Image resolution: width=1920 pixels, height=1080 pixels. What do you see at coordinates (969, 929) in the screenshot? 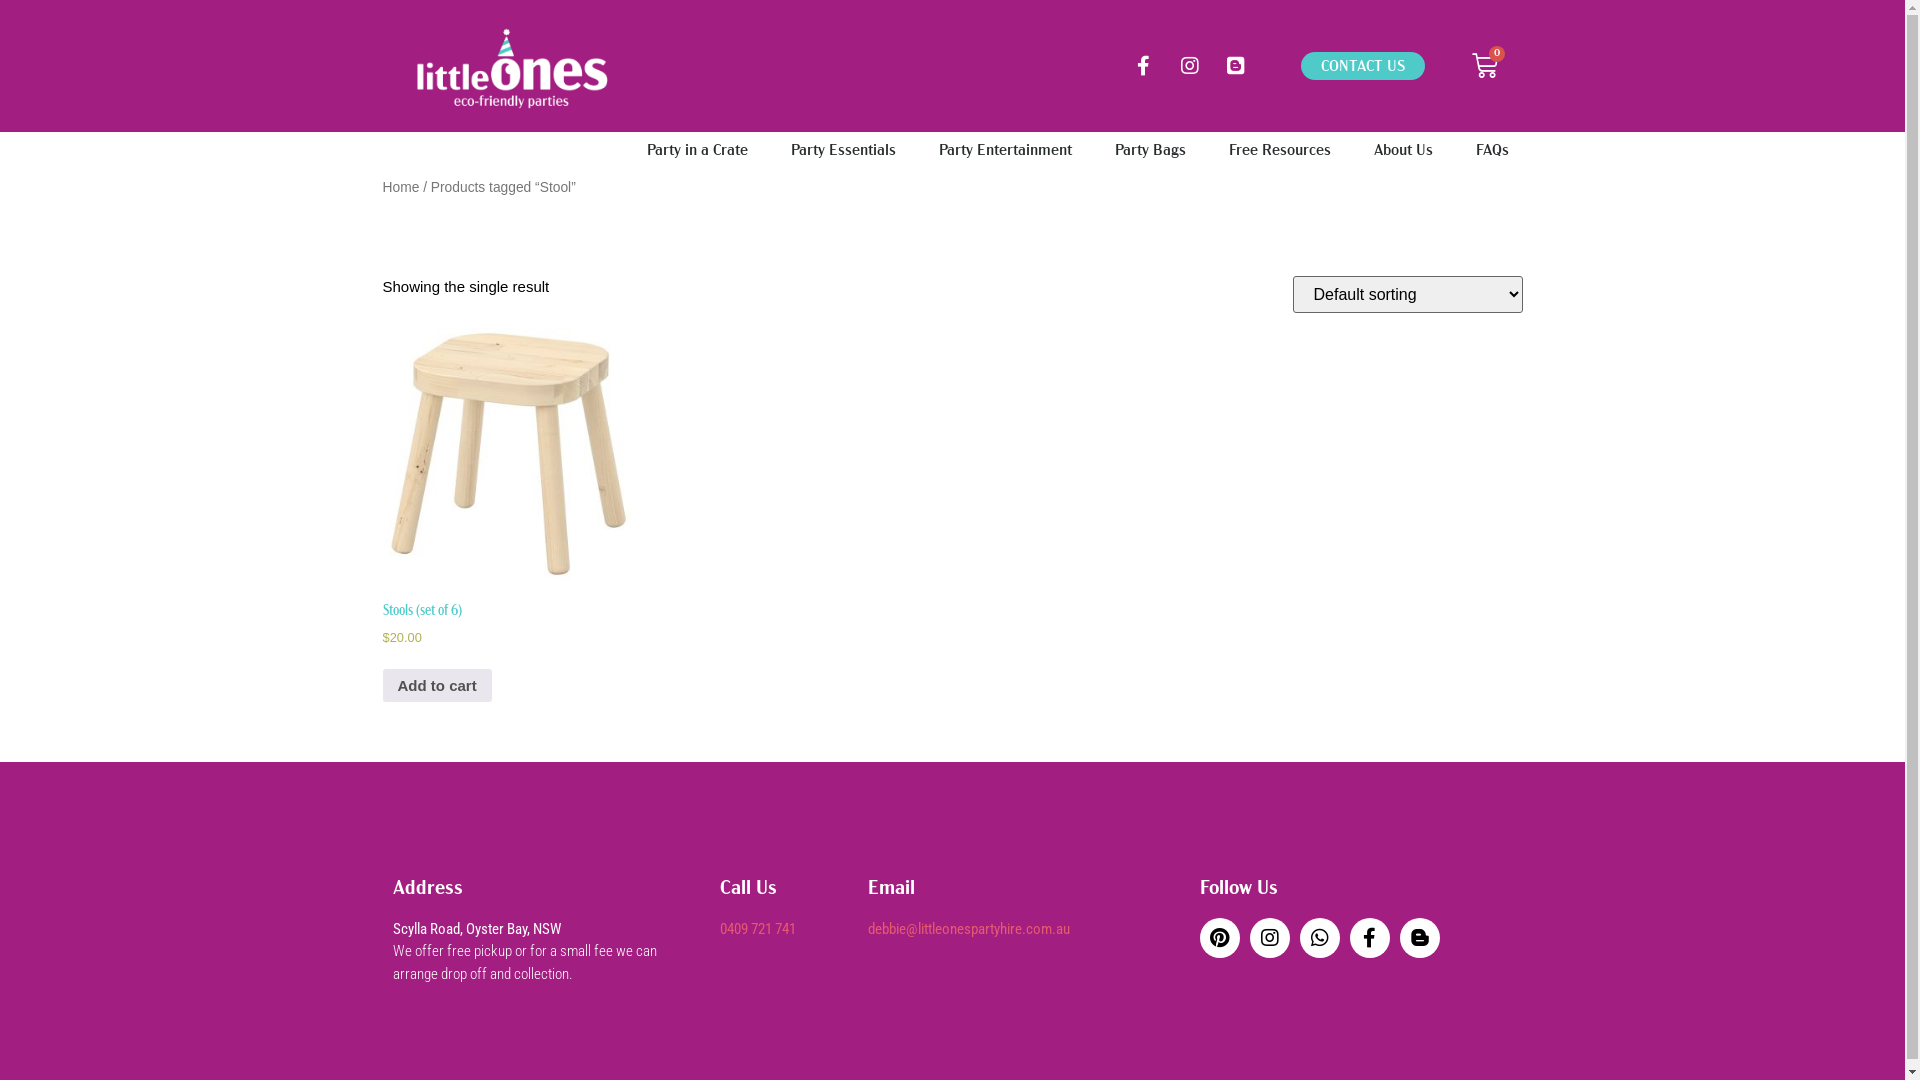
I see `'debbie@littleonespartyhire.com.au'` at bounding box center [969, 929].